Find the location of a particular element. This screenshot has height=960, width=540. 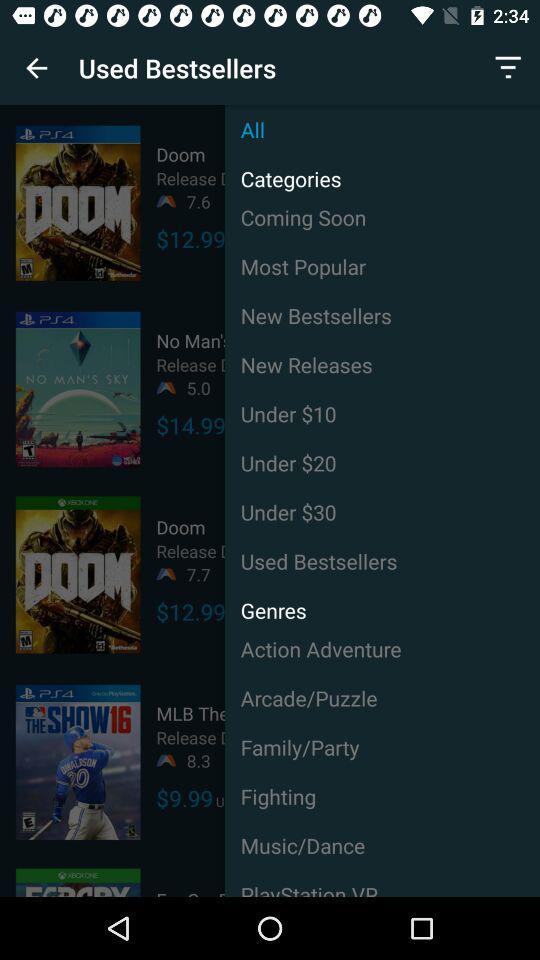

the fighting icon is located at coordinates (382, 796).